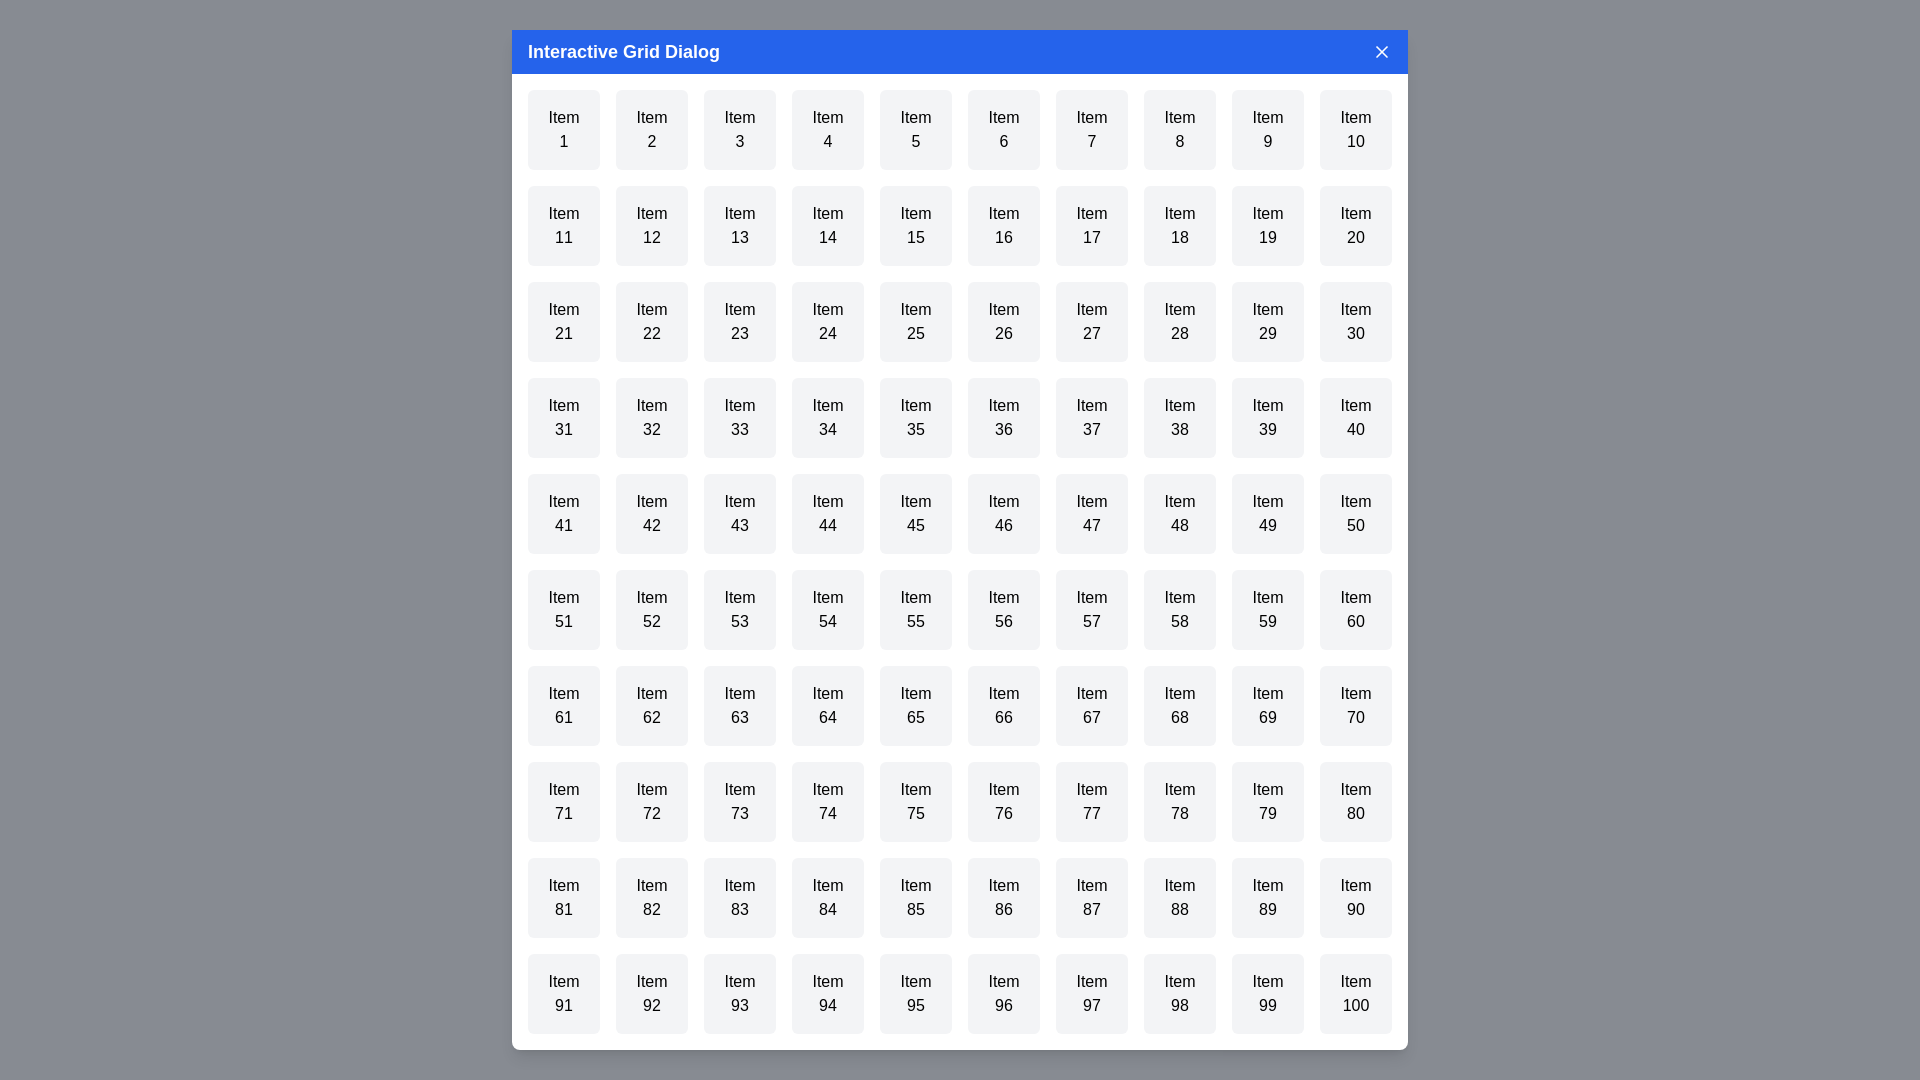  I want to click on the close button to close the dialog, so click(1381, 50).